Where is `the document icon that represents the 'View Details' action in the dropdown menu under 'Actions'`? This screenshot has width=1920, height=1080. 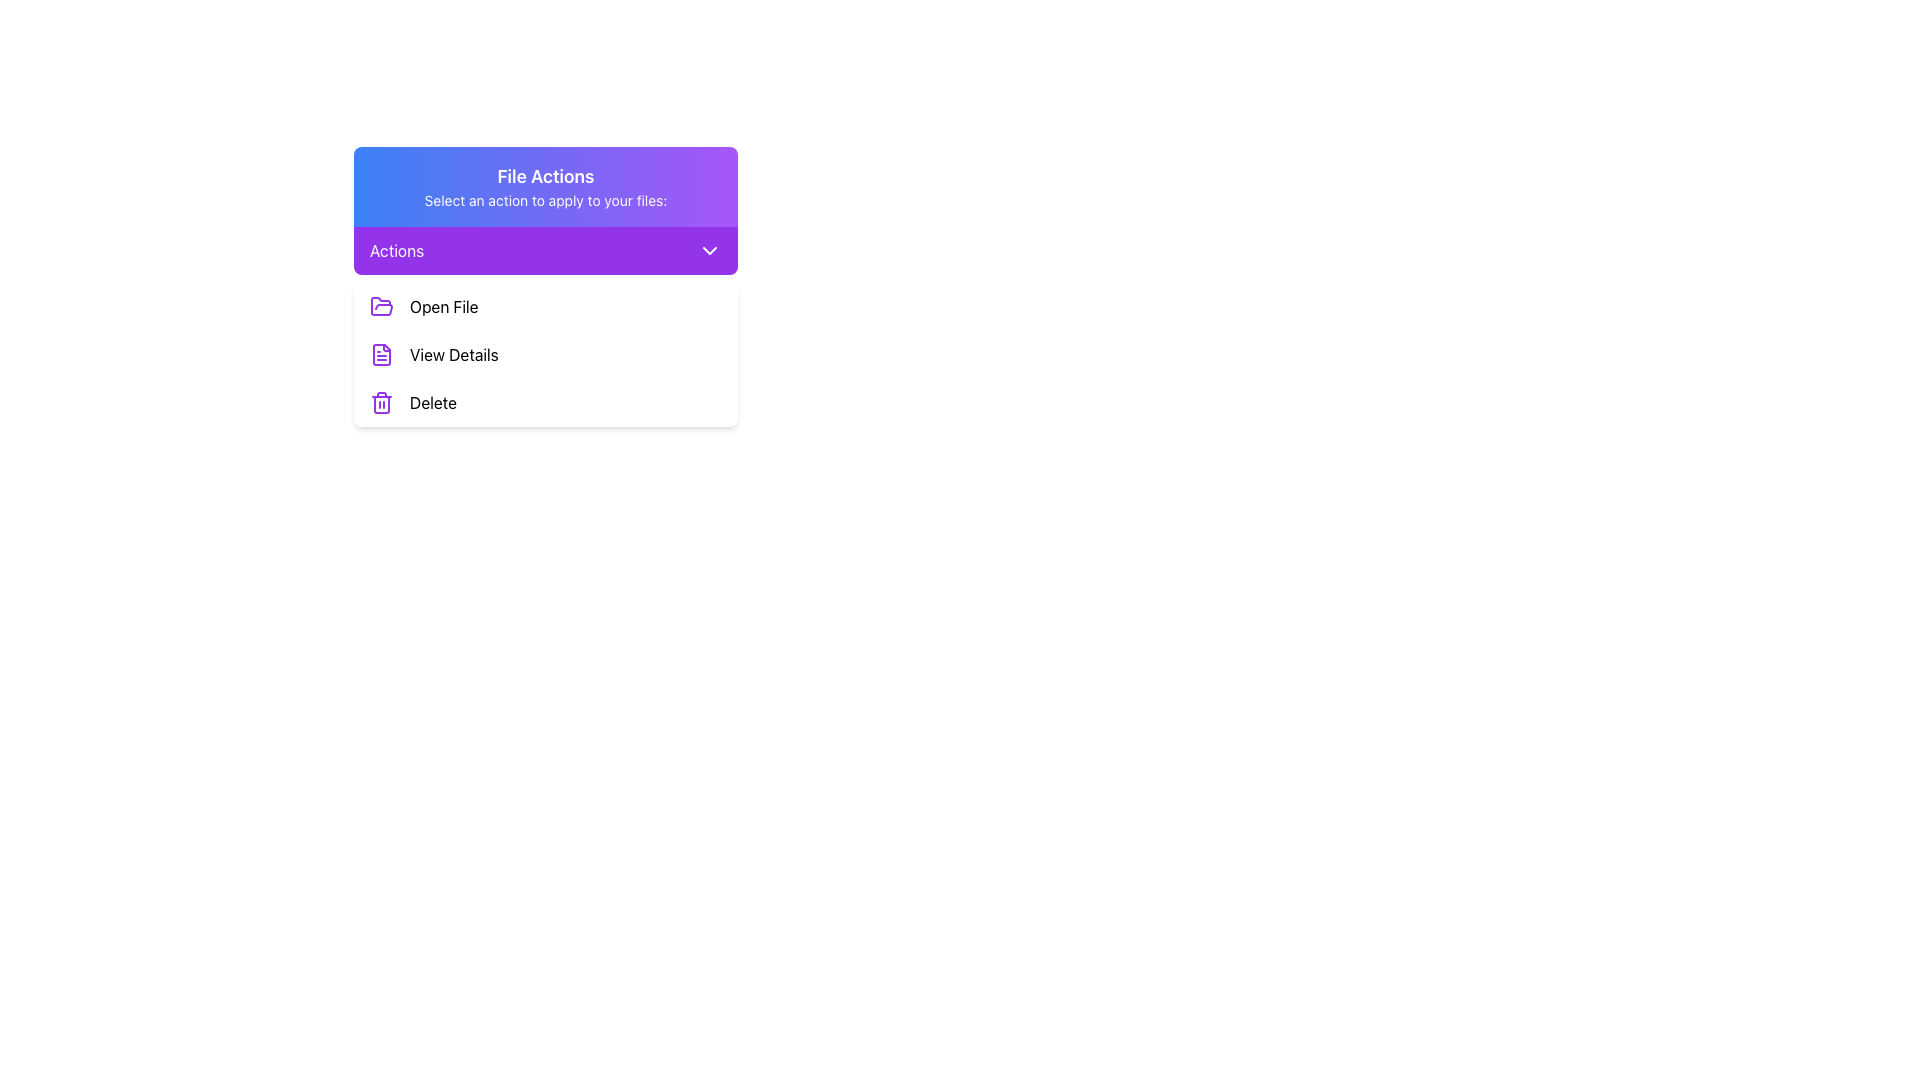
the document icon that represents the 'View Details' action in the dropdown menu under 'Actions' is located at coordinates (382, 353).